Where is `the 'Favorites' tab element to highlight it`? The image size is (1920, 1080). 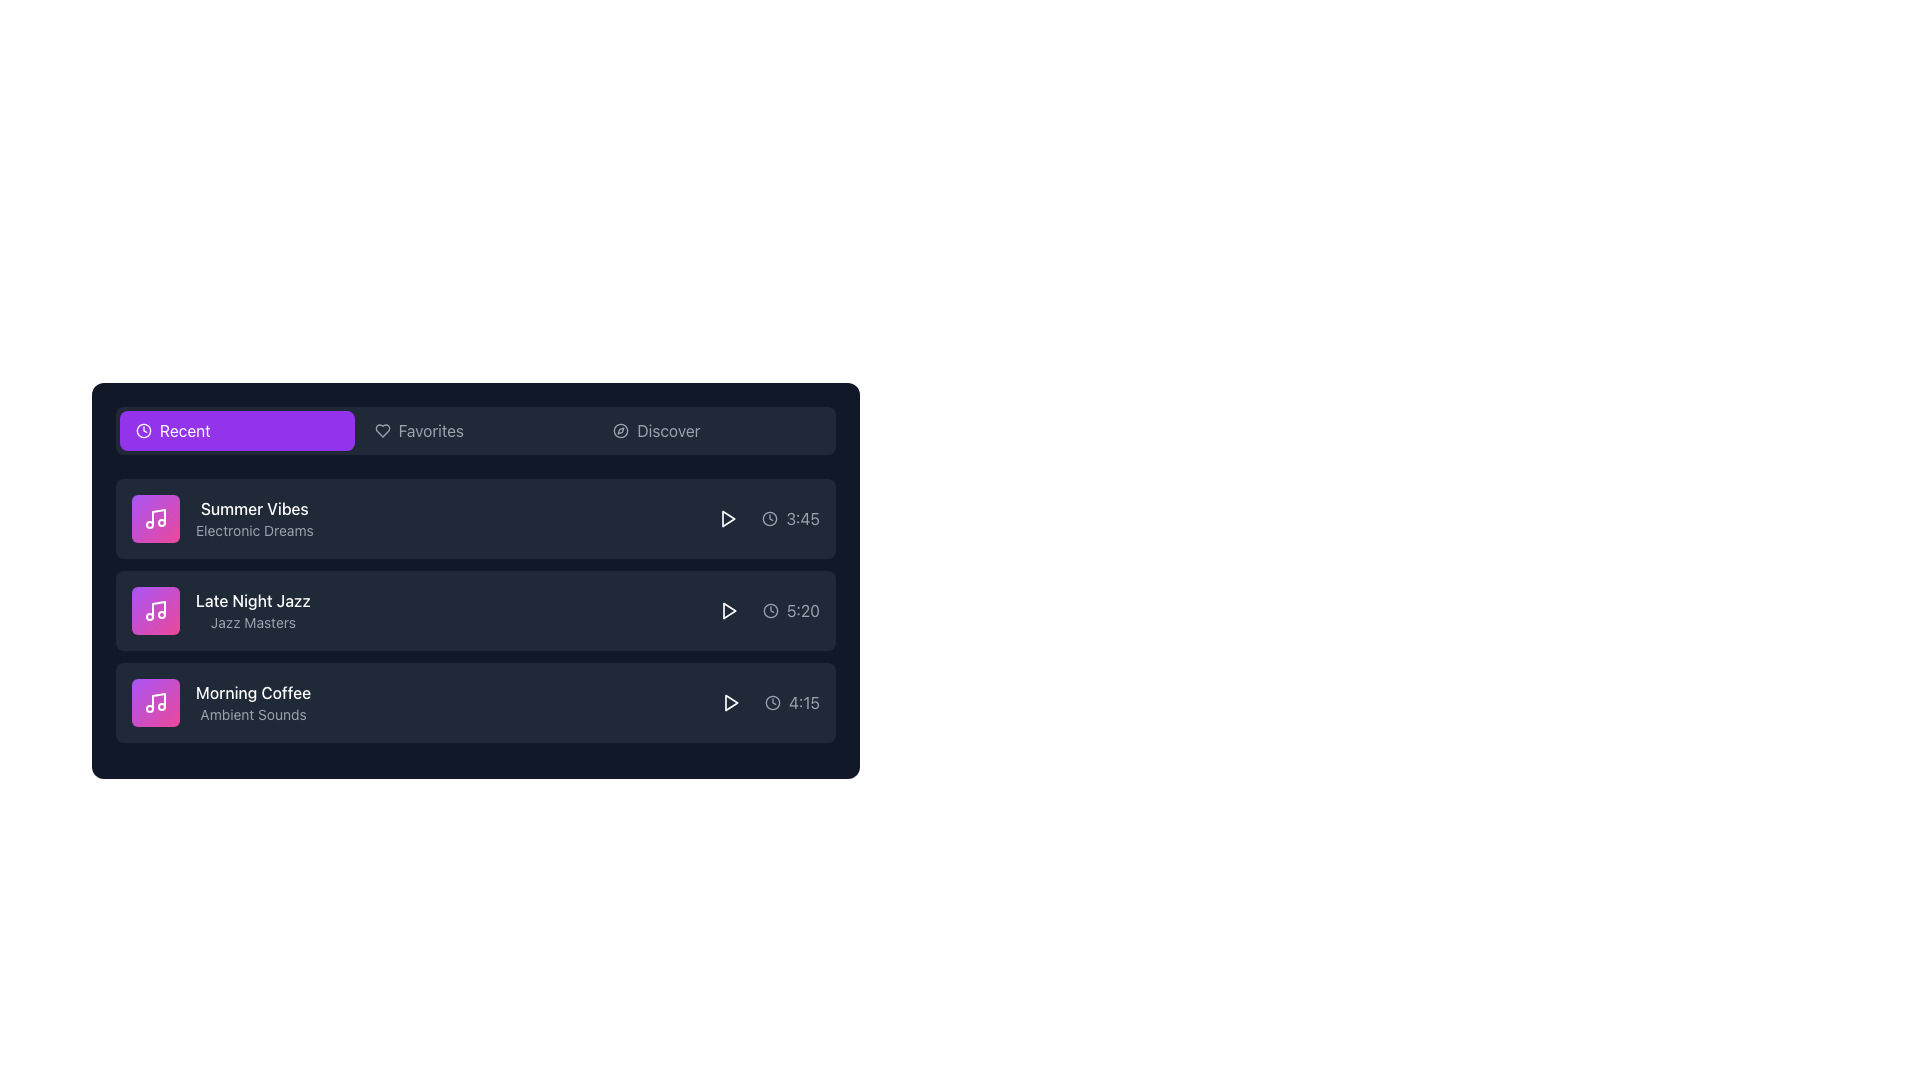 the 'Favorites' tab element to highlight it is located at coordinates (474, 430).